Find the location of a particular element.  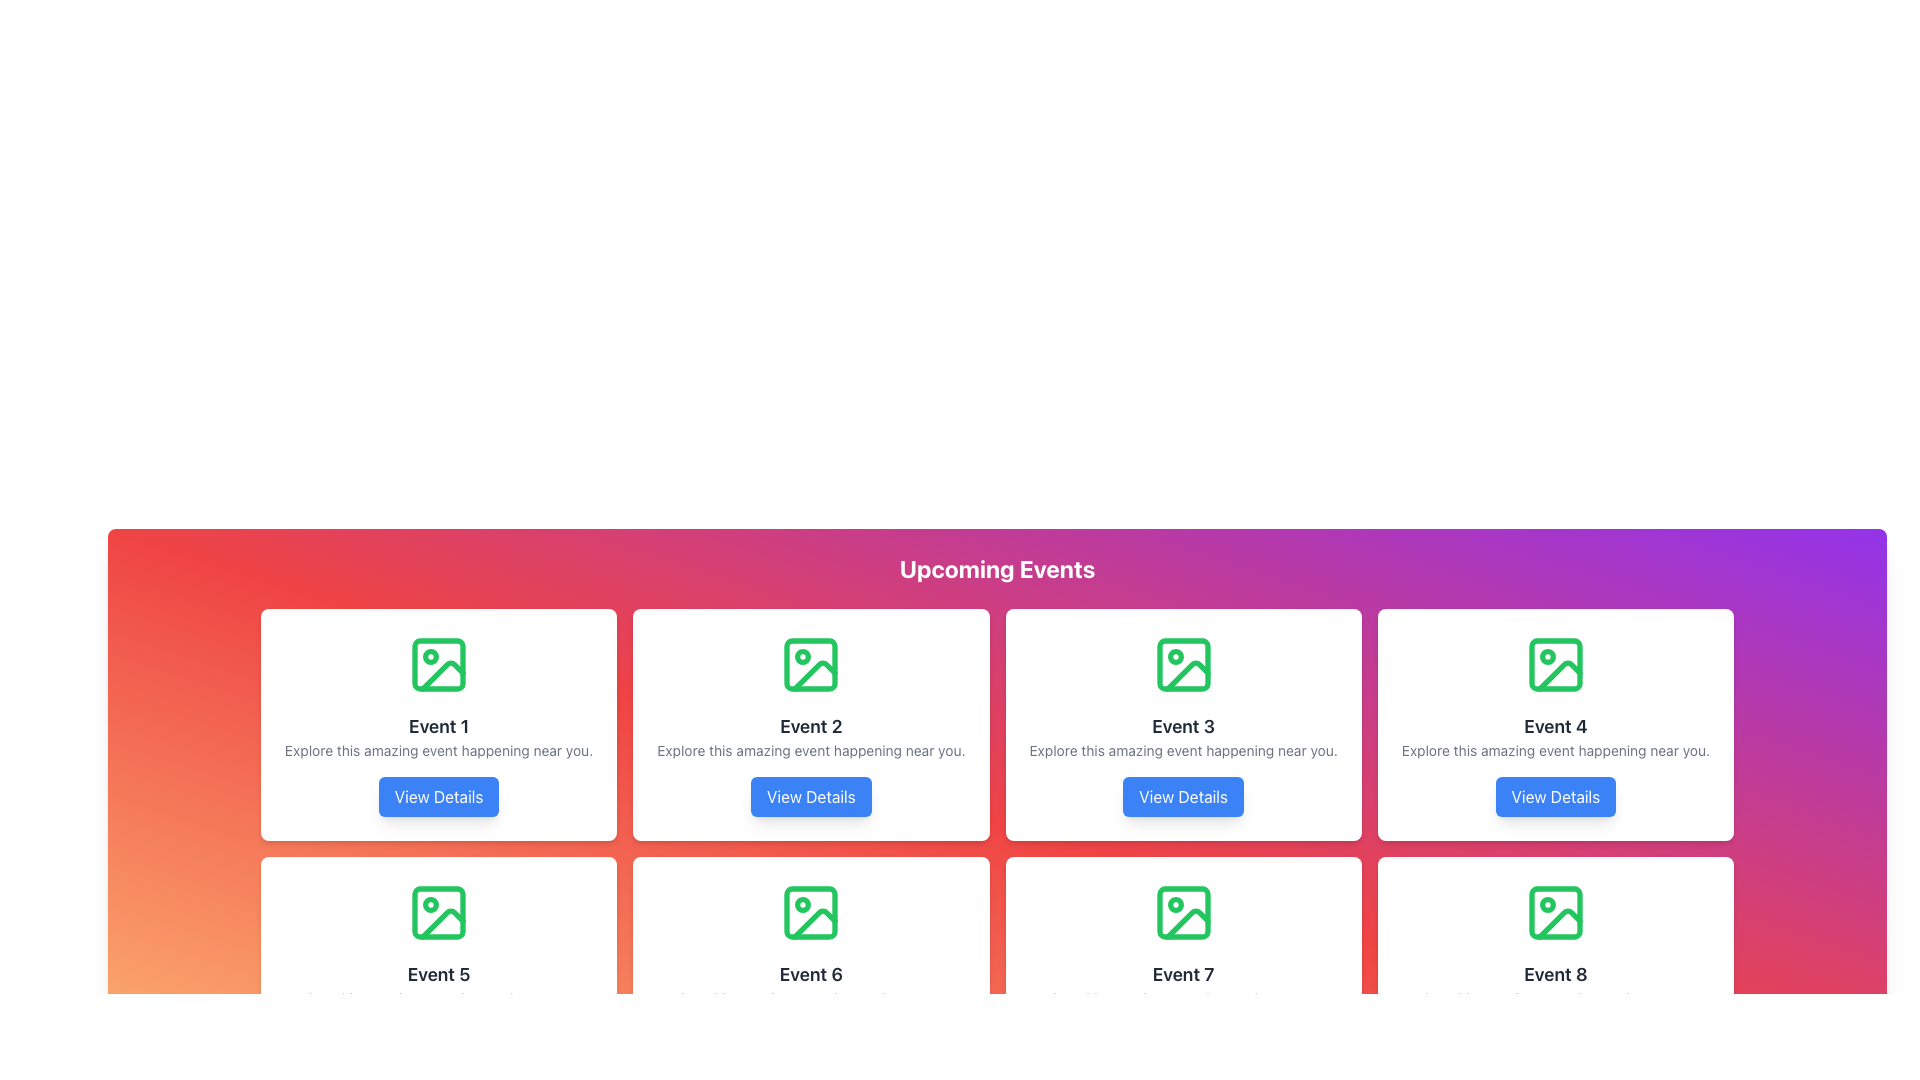

the green-colored icon resembling an image placeholder located in the third card of the first row labeled 'Event 3' is located at coordinates (1183, 664).